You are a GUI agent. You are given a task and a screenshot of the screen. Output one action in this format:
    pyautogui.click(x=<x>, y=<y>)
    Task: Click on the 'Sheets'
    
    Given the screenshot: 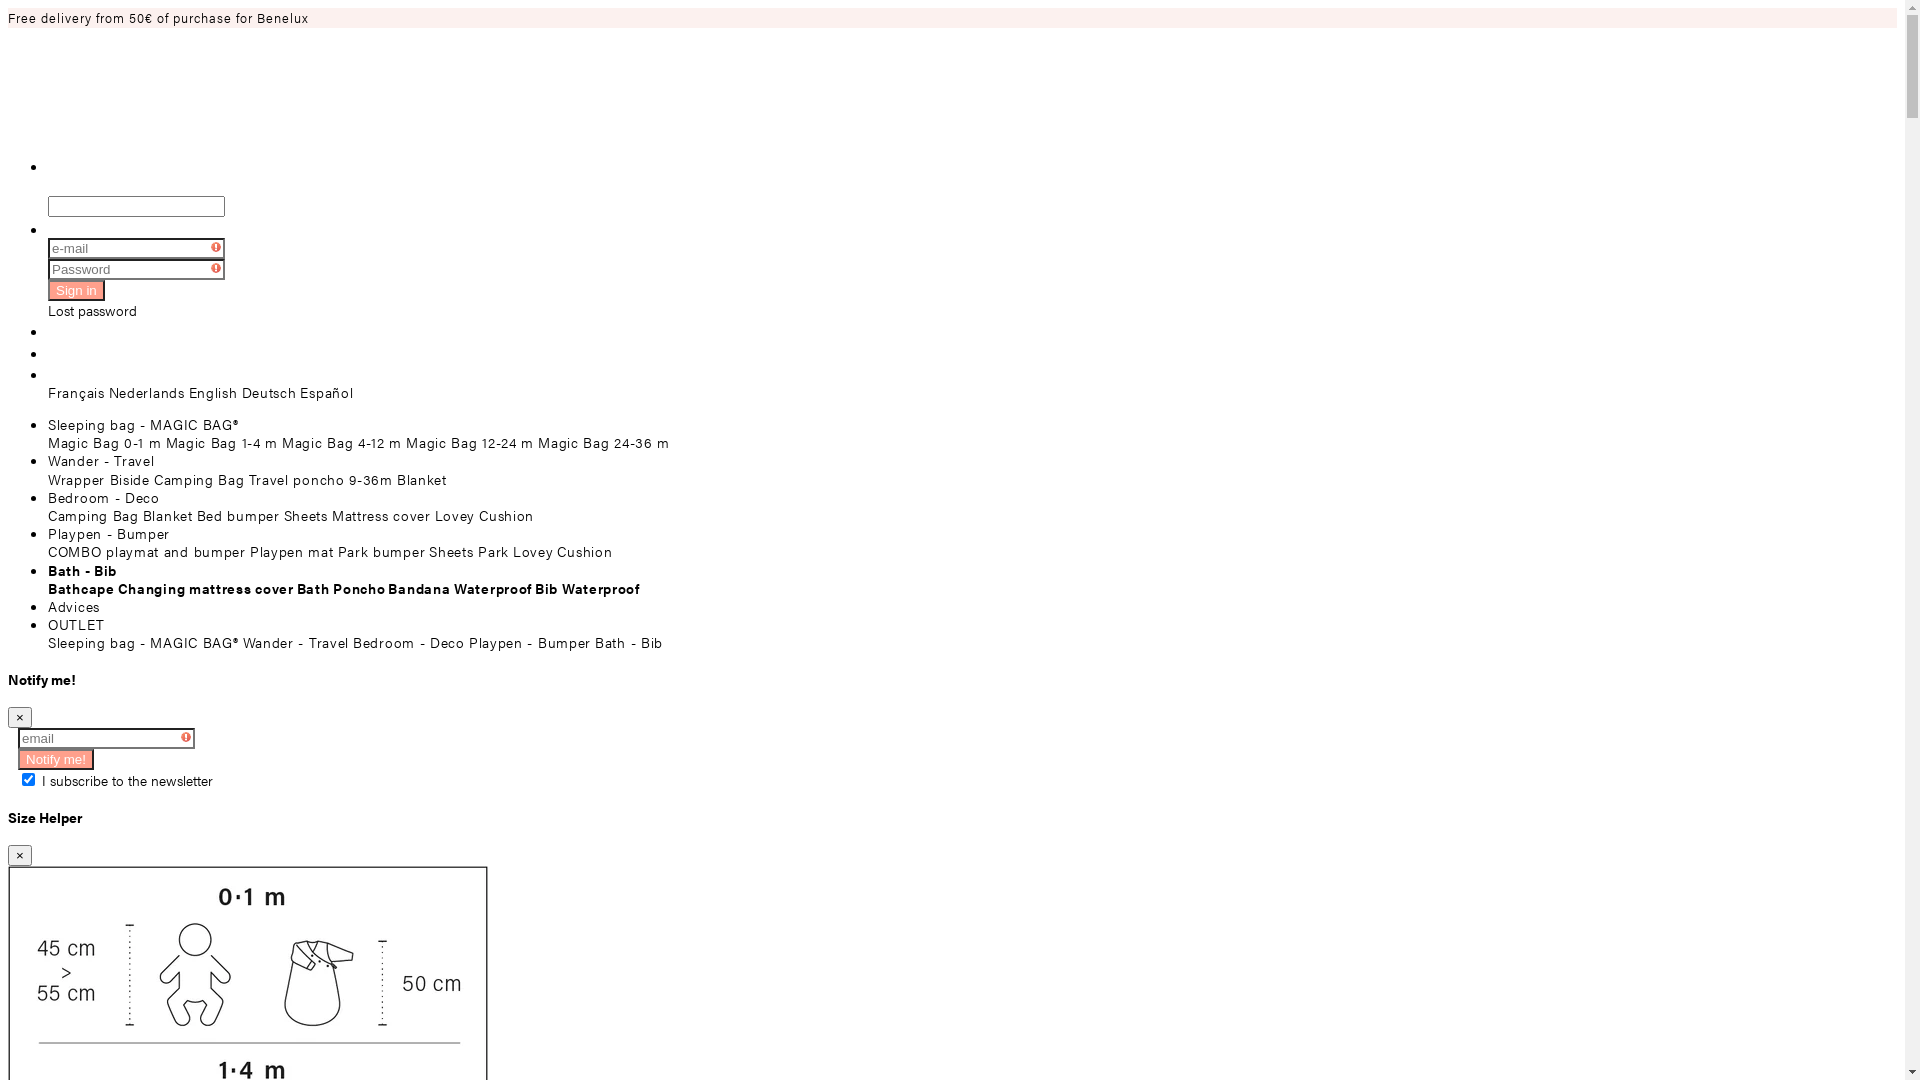 What is the action you would take?
    pyautogui.click(x=305, y=514)
    